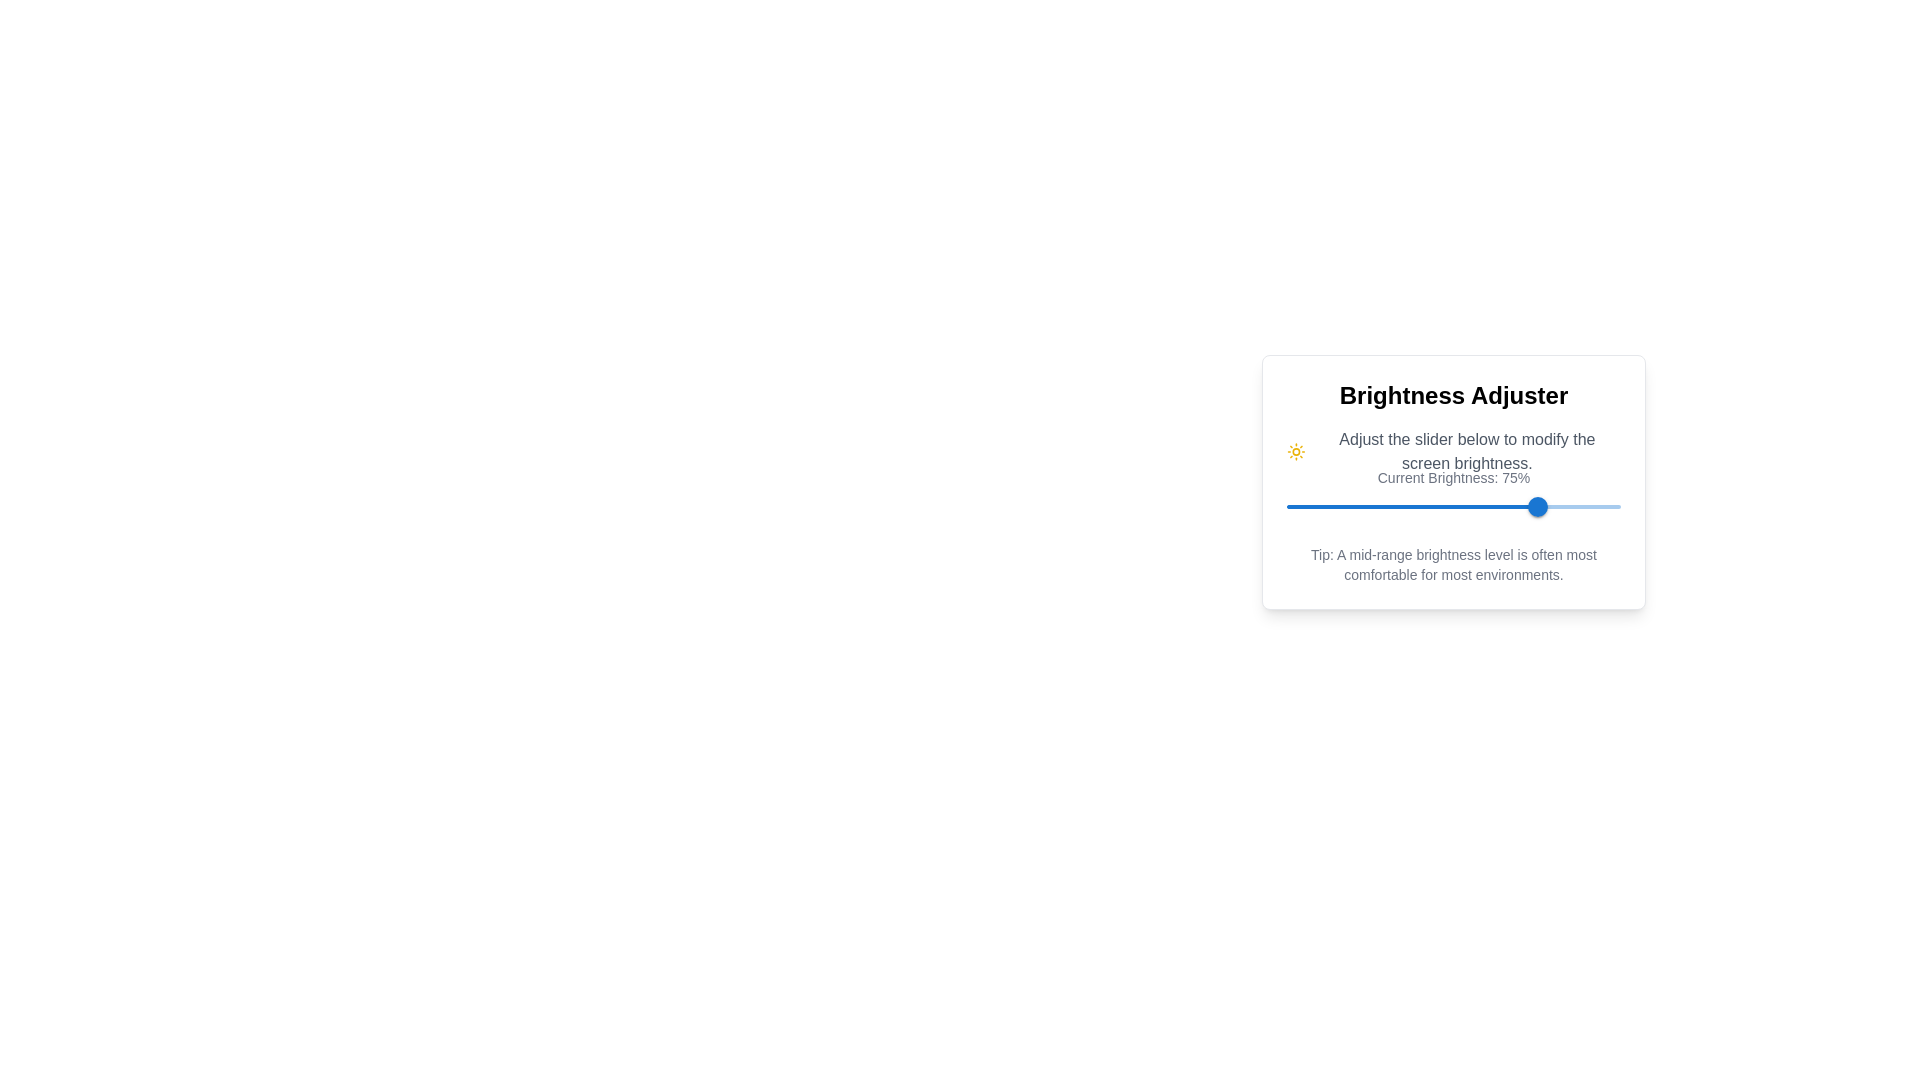 The width and height of the screenshot is (1920, 1080). What do you see at coordinates (1410, 505) in the screenshot?
I see `brightness` at bounding box center [1410, 505].